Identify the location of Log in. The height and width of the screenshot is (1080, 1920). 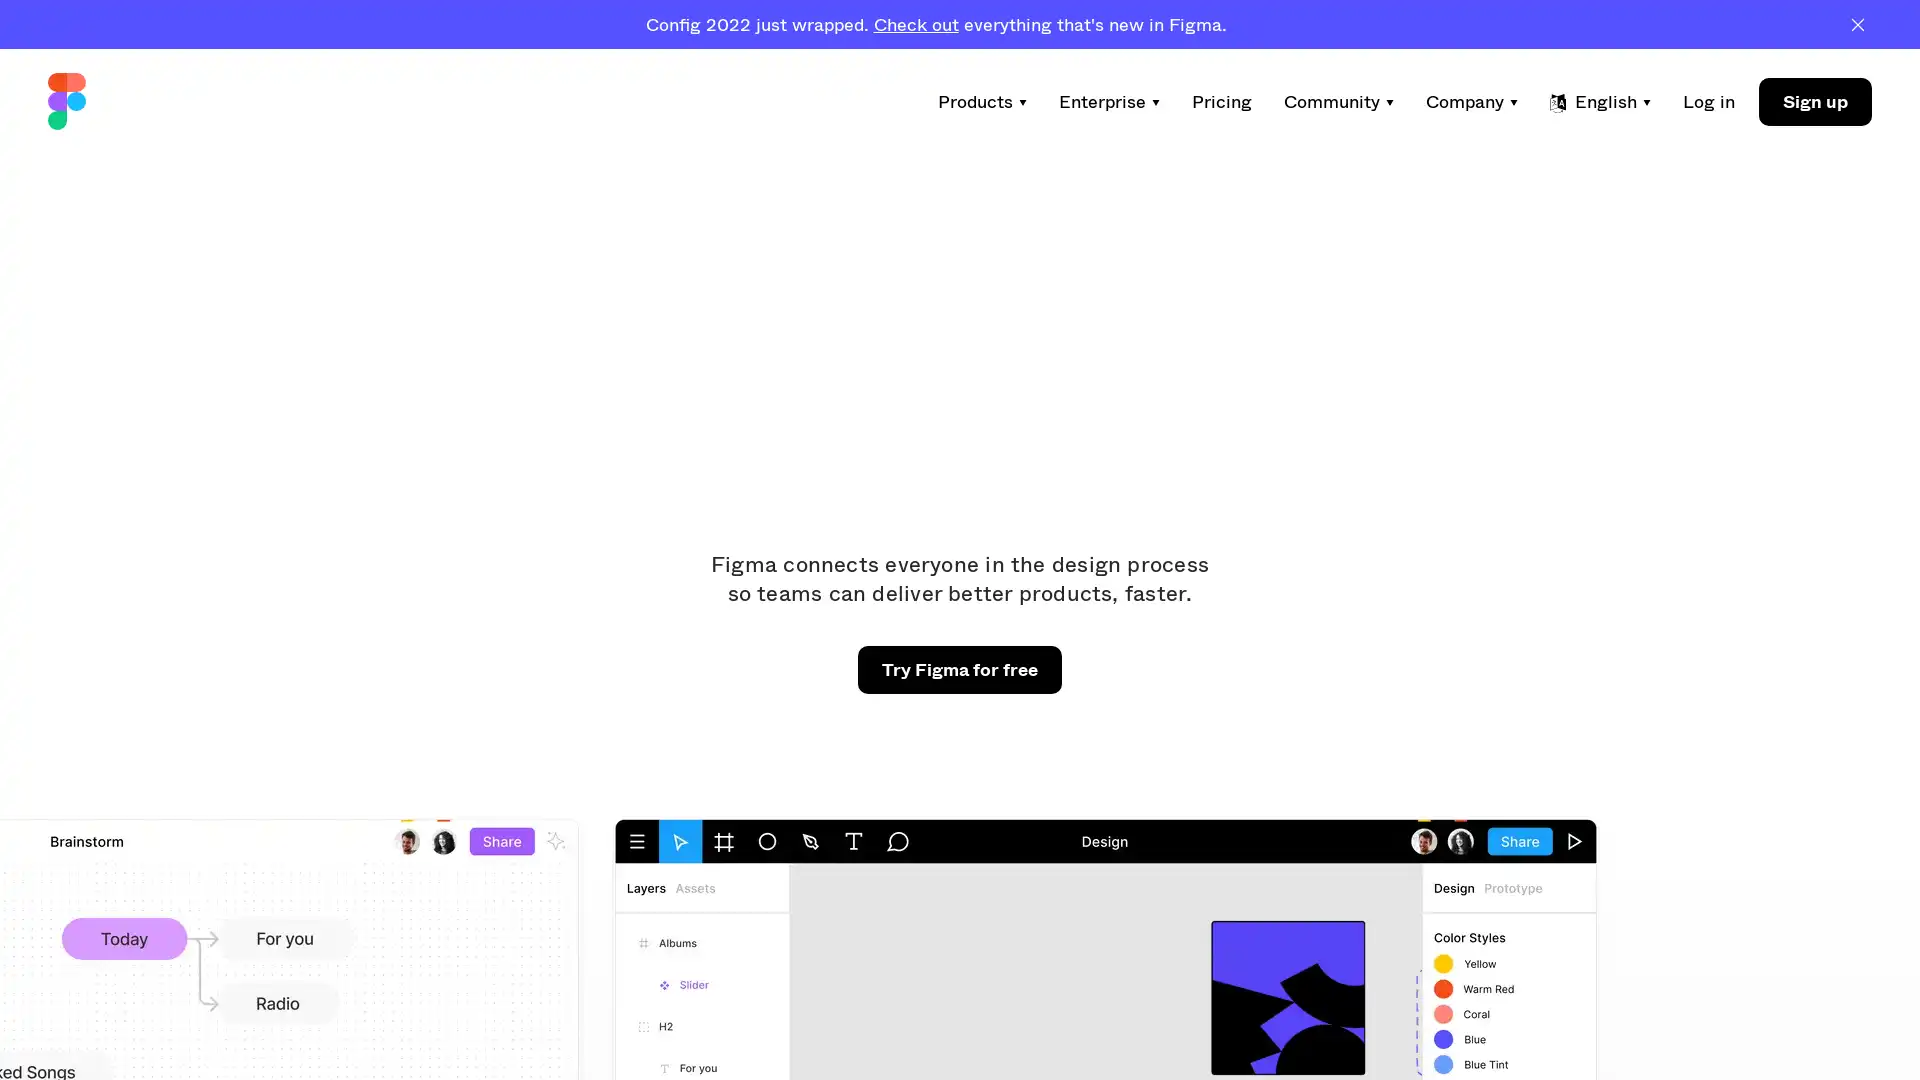
(1707, 101).